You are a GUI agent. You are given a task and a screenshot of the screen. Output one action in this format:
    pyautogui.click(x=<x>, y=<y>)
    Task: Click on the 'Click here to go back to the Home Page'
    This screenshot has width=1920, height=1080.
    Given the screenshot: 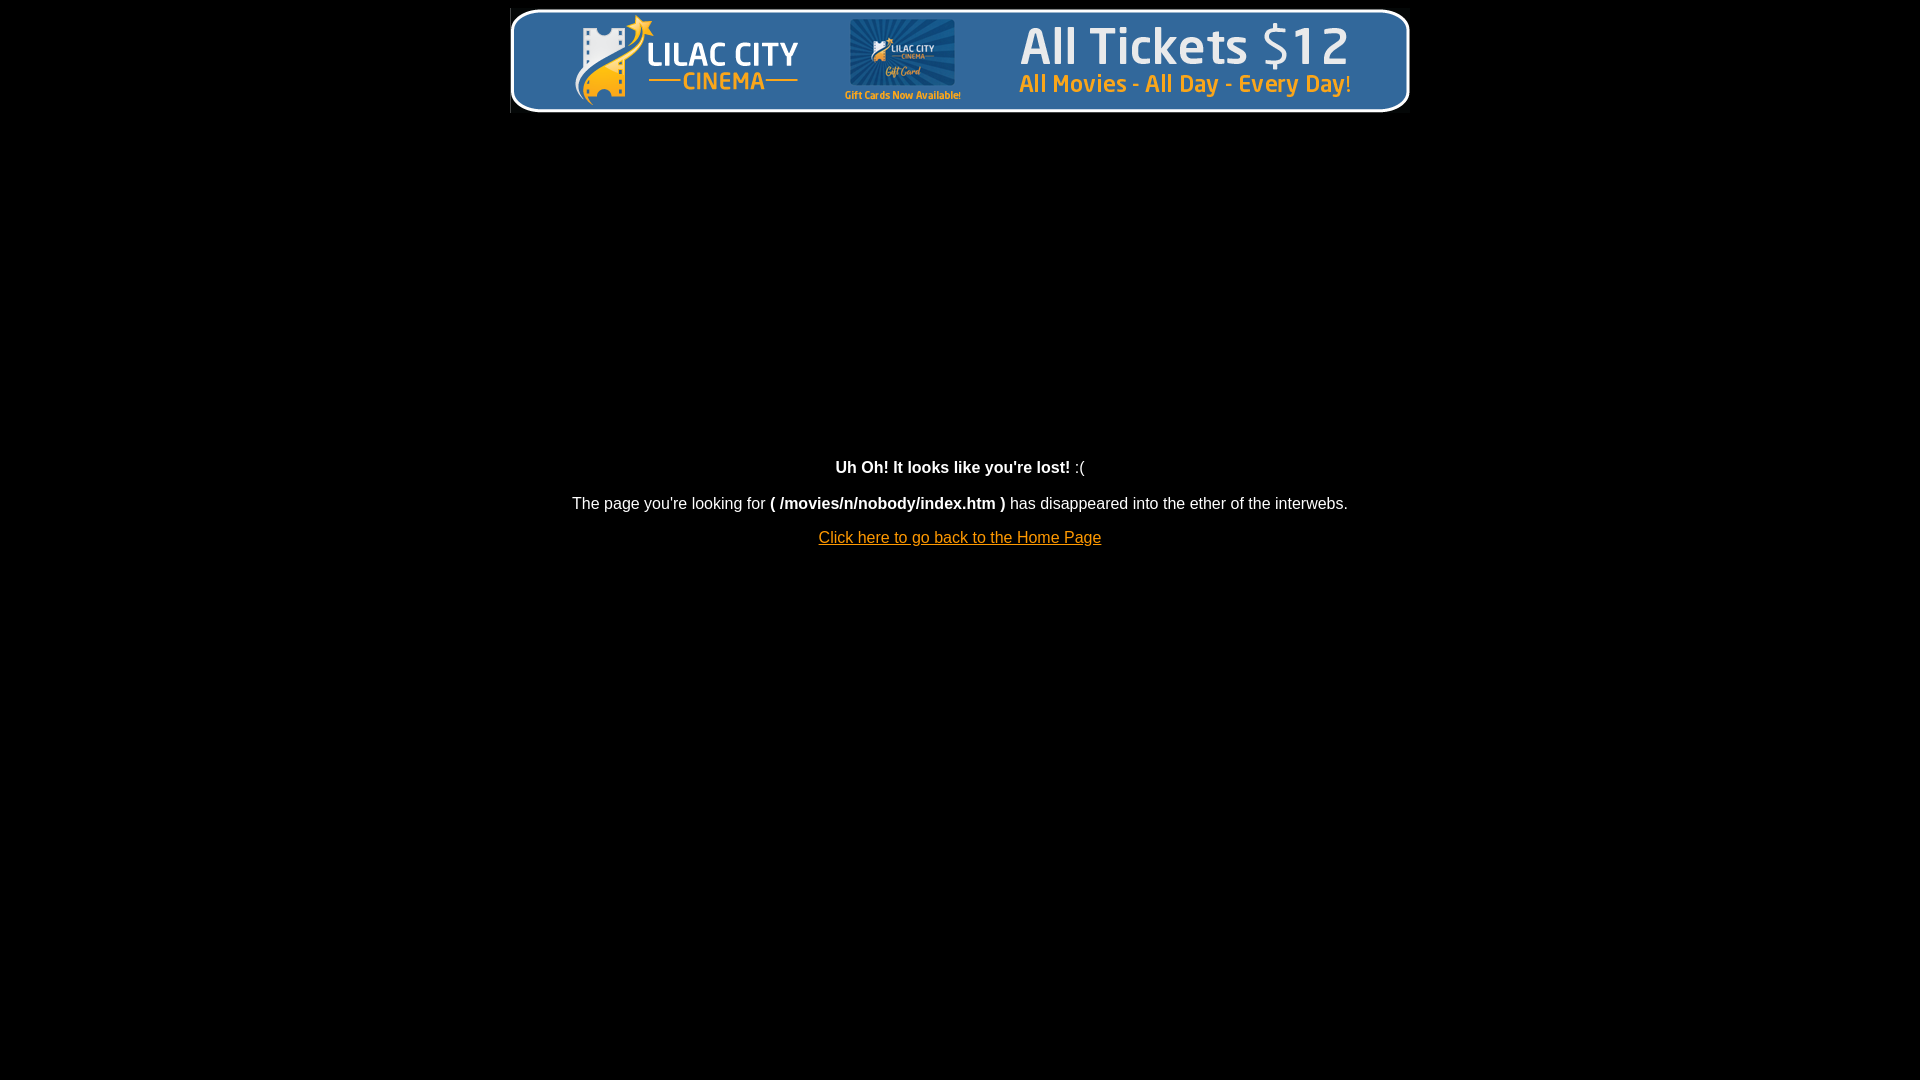 What is the action you would take?
    pyautogui.click(x=819, y=536)
    